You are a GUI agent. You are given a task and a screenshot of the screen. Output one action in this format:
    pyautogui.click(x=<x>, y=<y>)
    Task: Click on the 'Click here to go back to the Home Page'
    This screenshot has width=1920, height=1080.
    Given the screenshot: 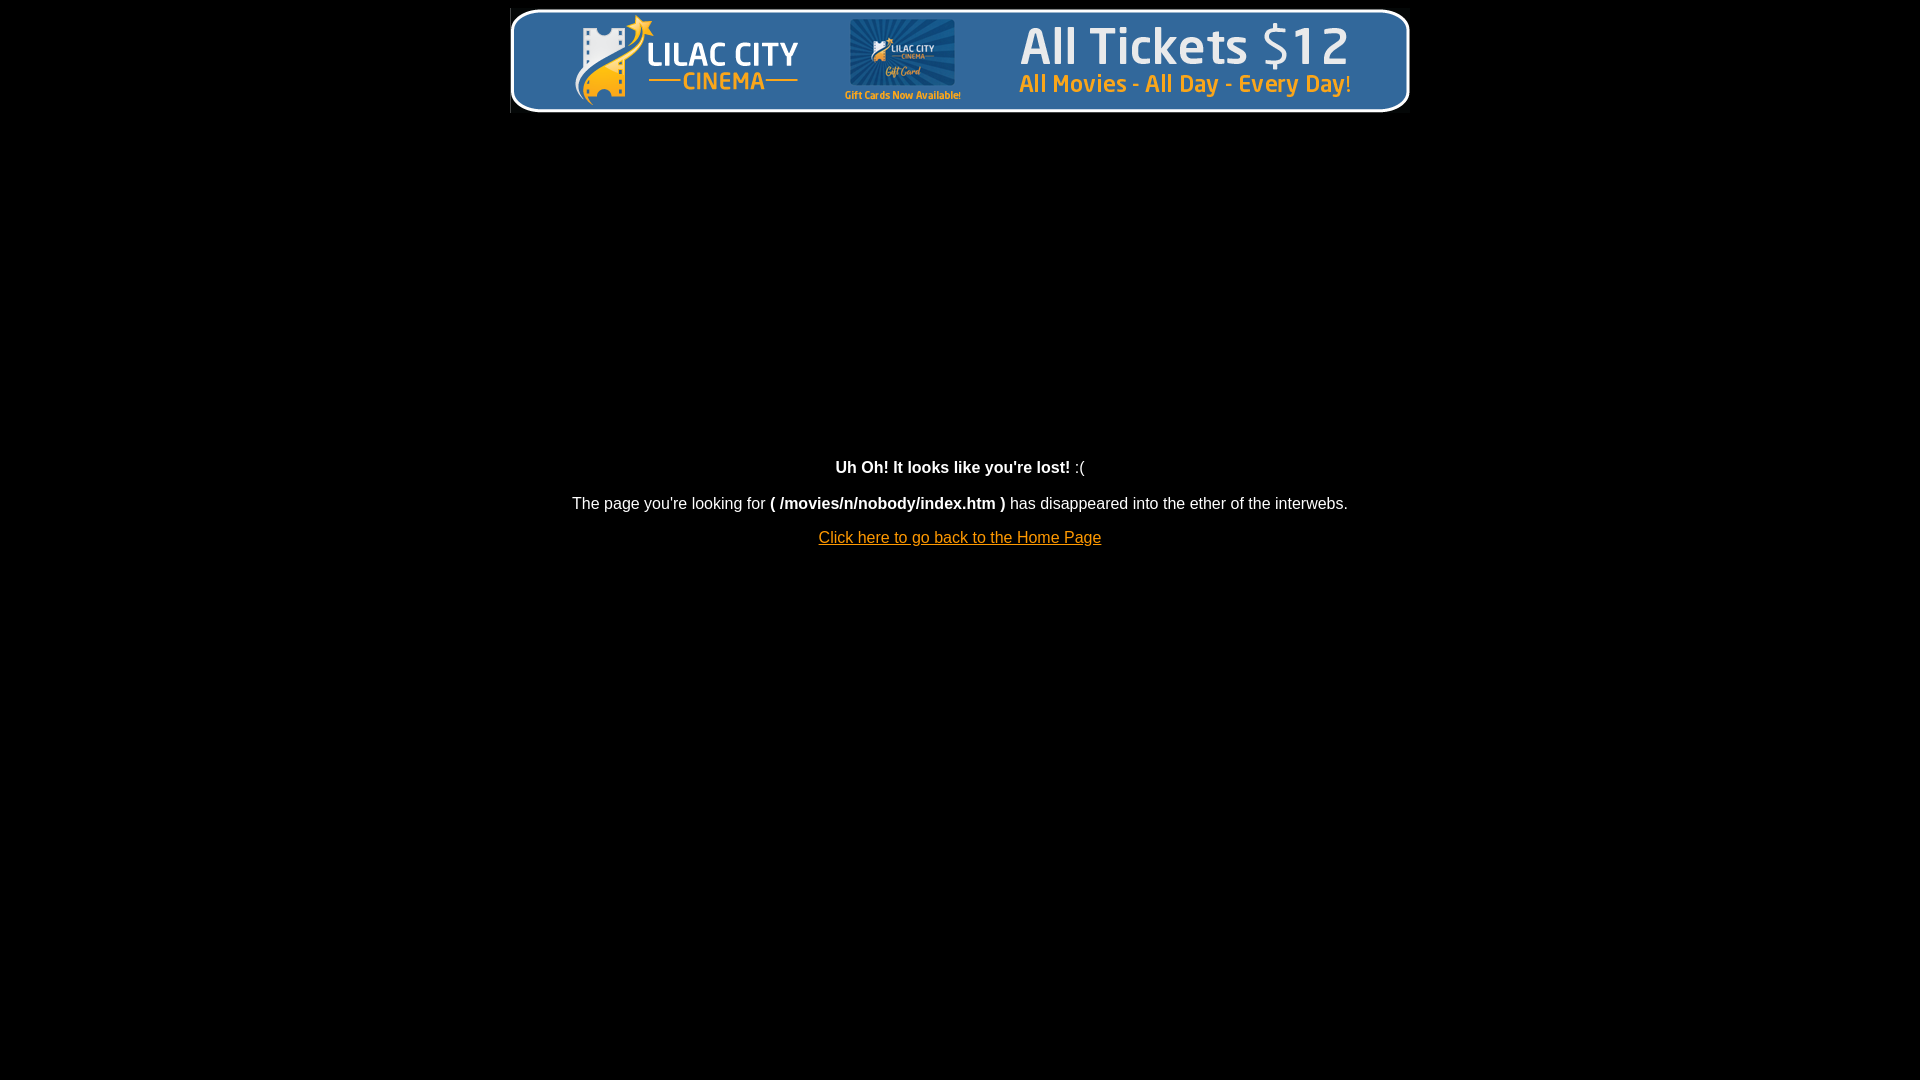 What is the action you would take?
    pyautogui.click(x=819, y=536)
    